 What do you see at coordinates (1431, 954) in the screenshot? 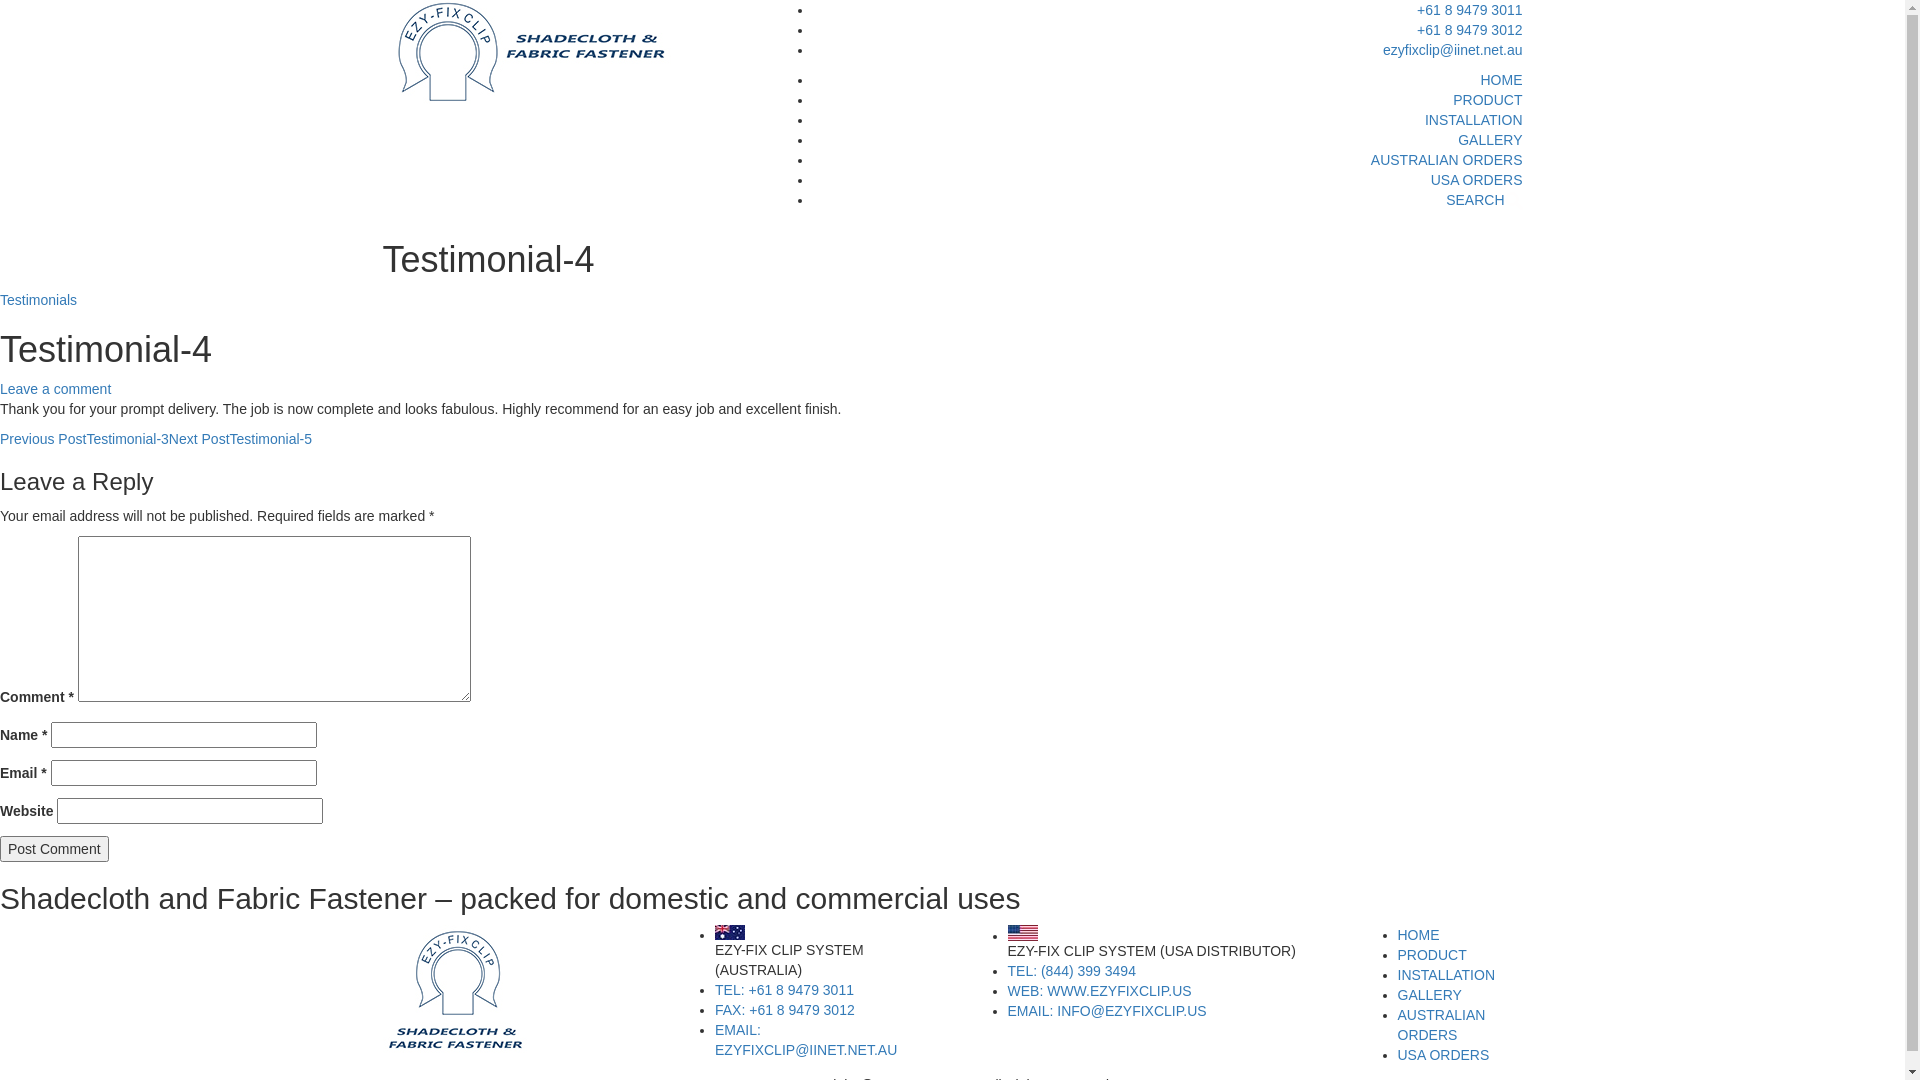
I see `'PRODUCT'` at bounding box center [1431, 954].